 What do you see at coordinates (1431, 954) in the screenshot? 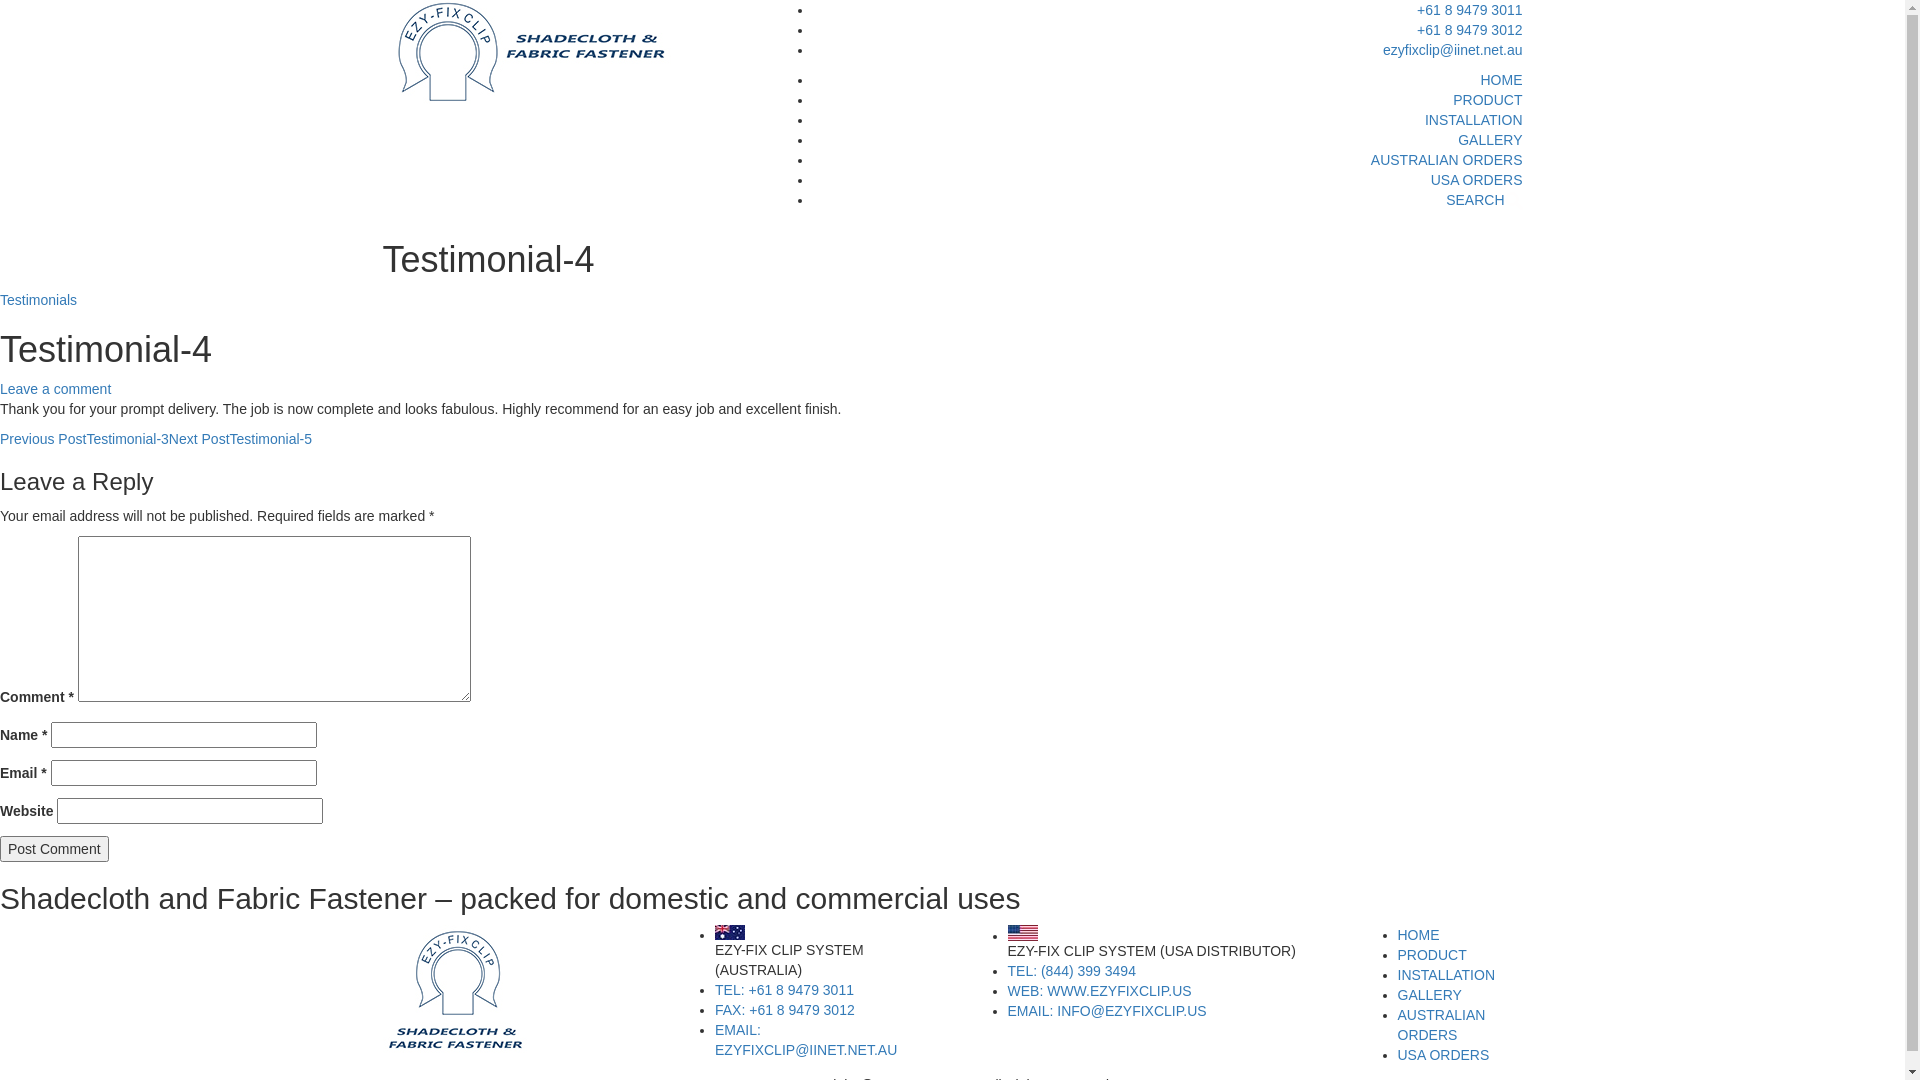
I see `'PRODUCT'` at bounding box center [1431, 954].